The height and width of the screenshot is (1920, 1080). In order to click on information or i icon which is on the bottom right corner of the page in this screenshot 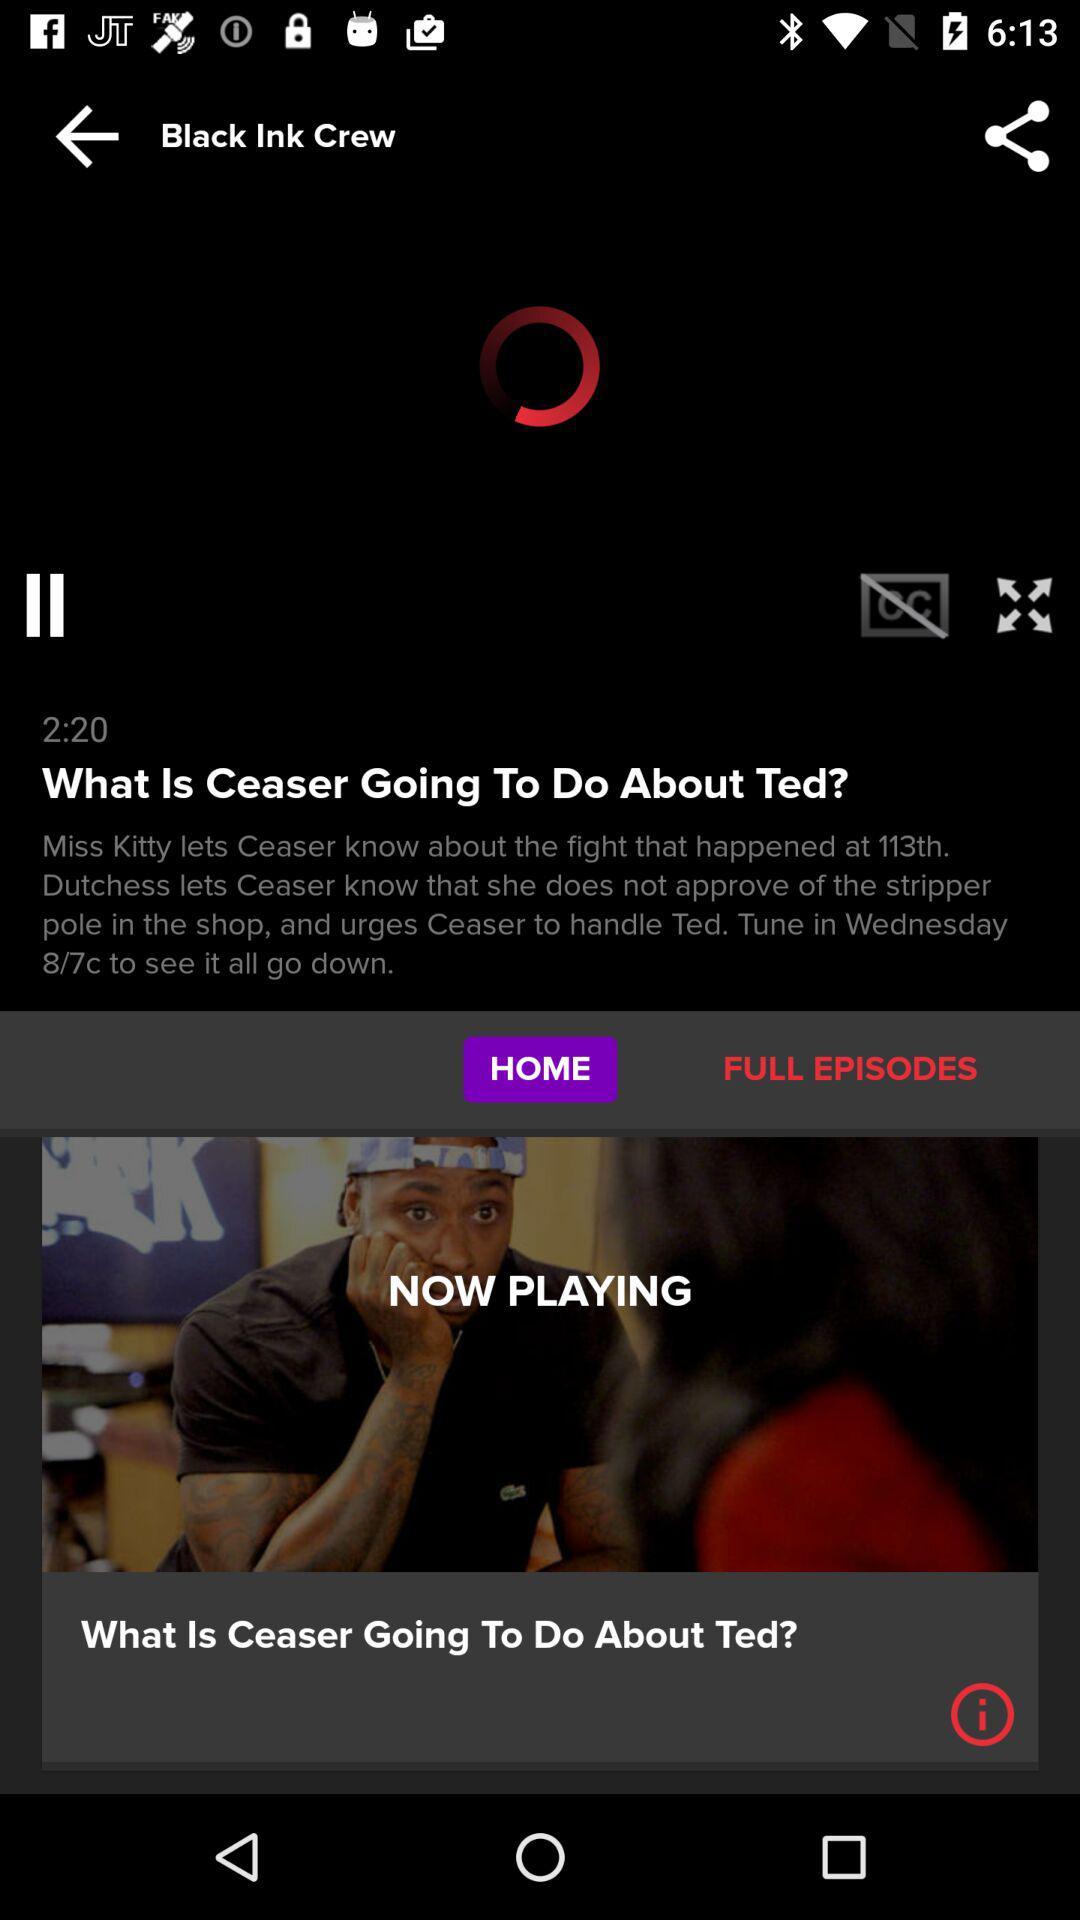, I will do `click(982, 1713)`.